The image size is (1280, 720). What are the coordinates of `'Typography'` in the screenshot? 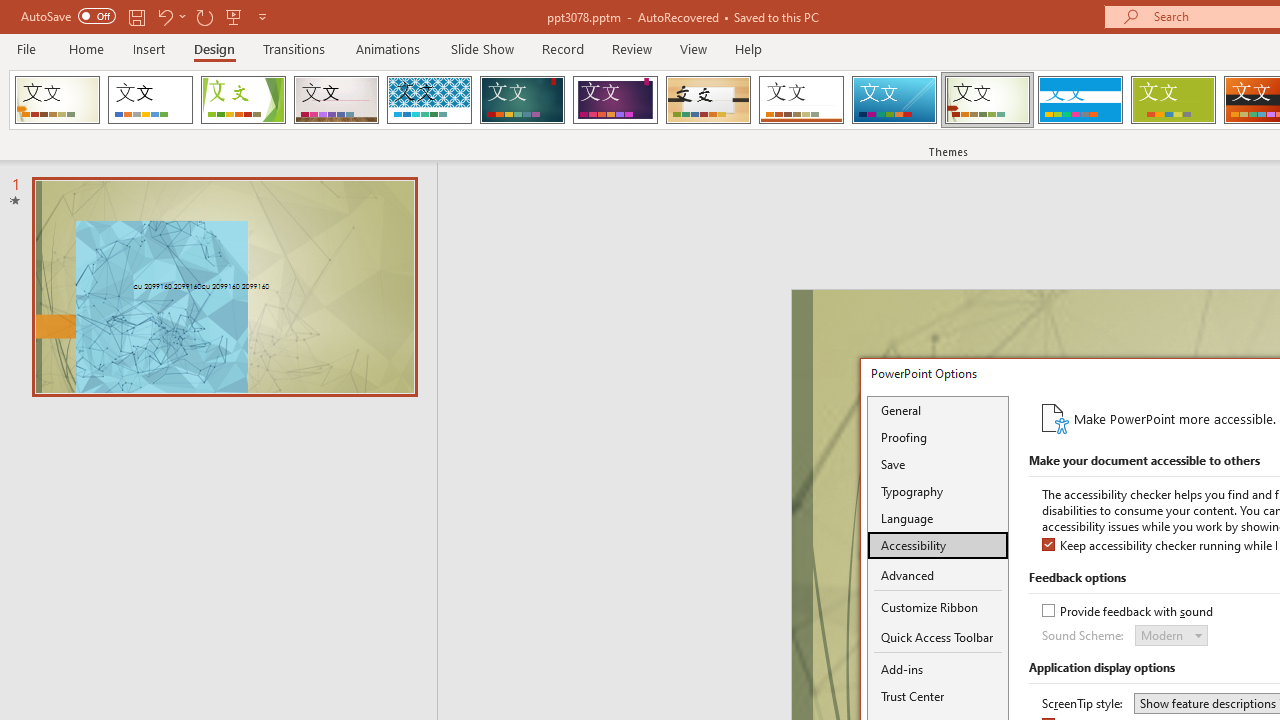 It's located at (937, 491).